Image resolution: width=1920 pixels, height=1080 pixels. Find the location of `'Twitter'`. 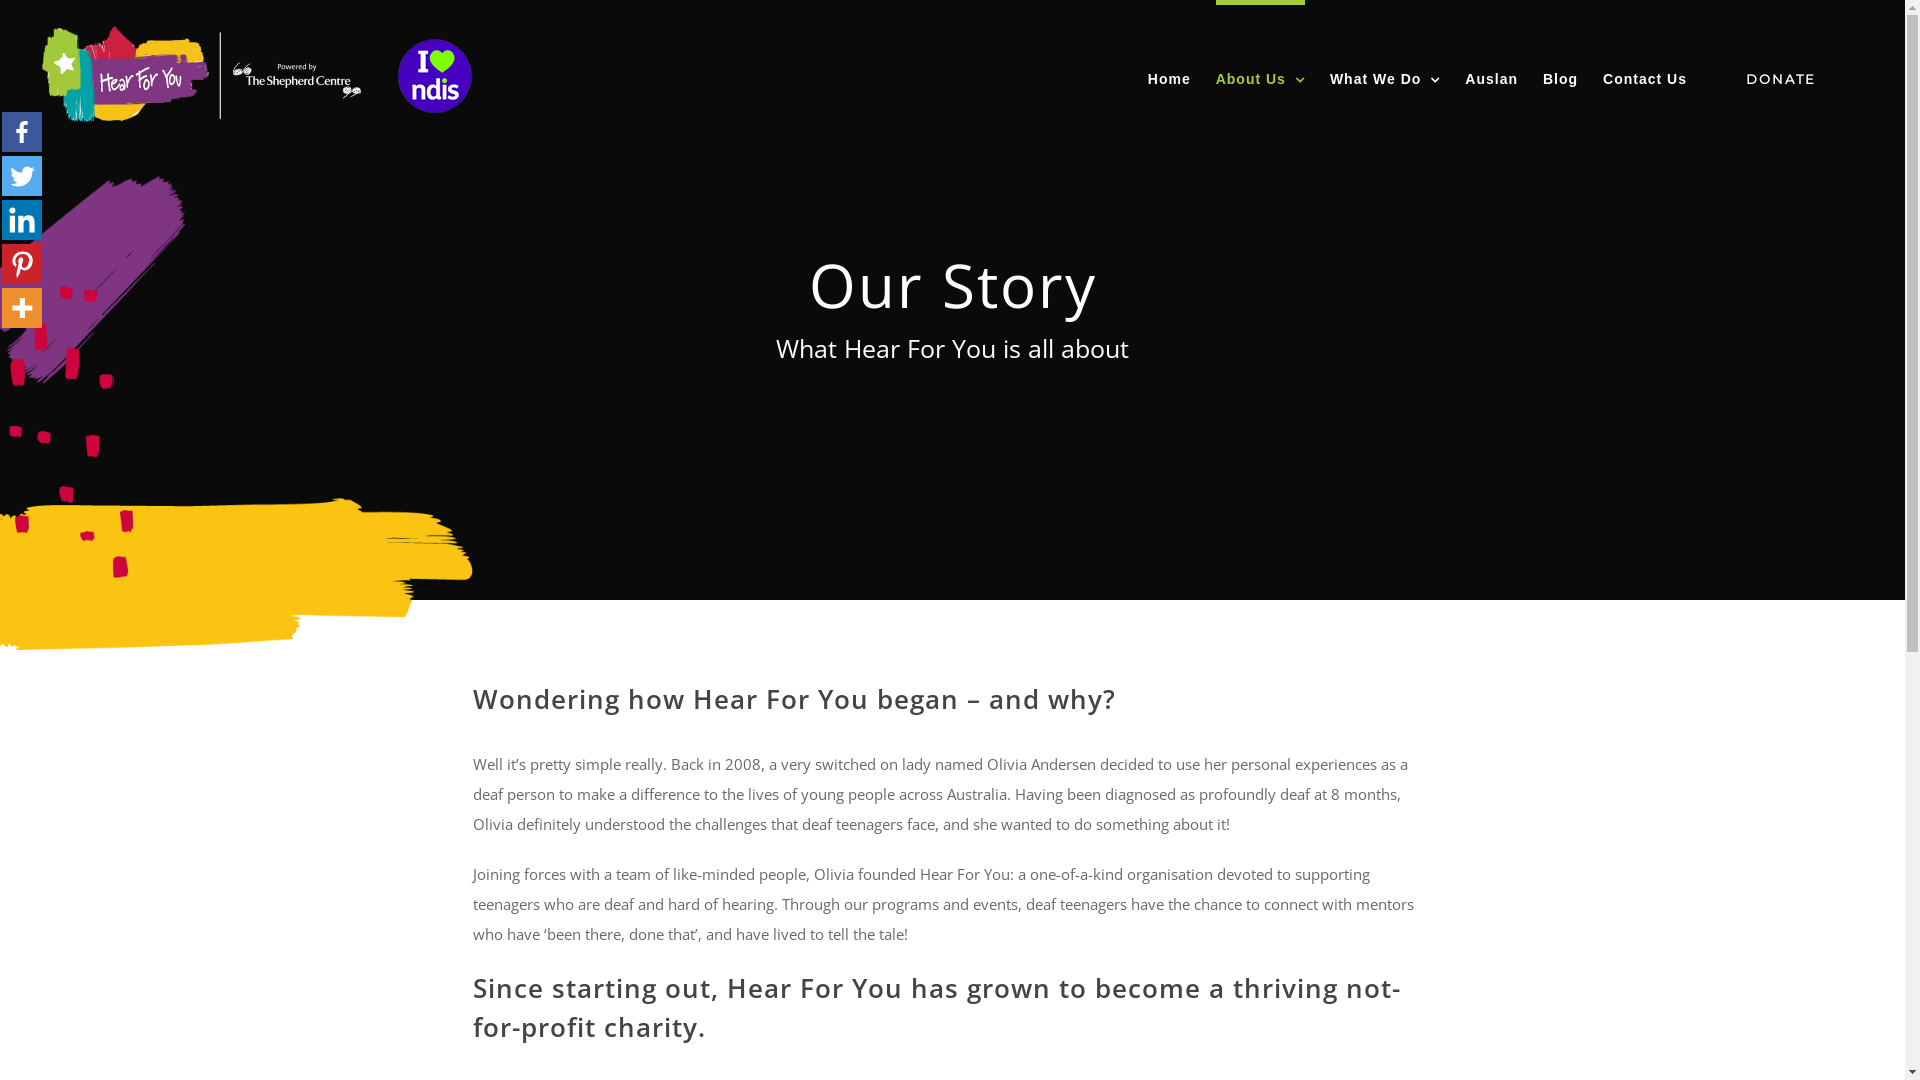

'Twitter' is located at coordinates (22, 175).